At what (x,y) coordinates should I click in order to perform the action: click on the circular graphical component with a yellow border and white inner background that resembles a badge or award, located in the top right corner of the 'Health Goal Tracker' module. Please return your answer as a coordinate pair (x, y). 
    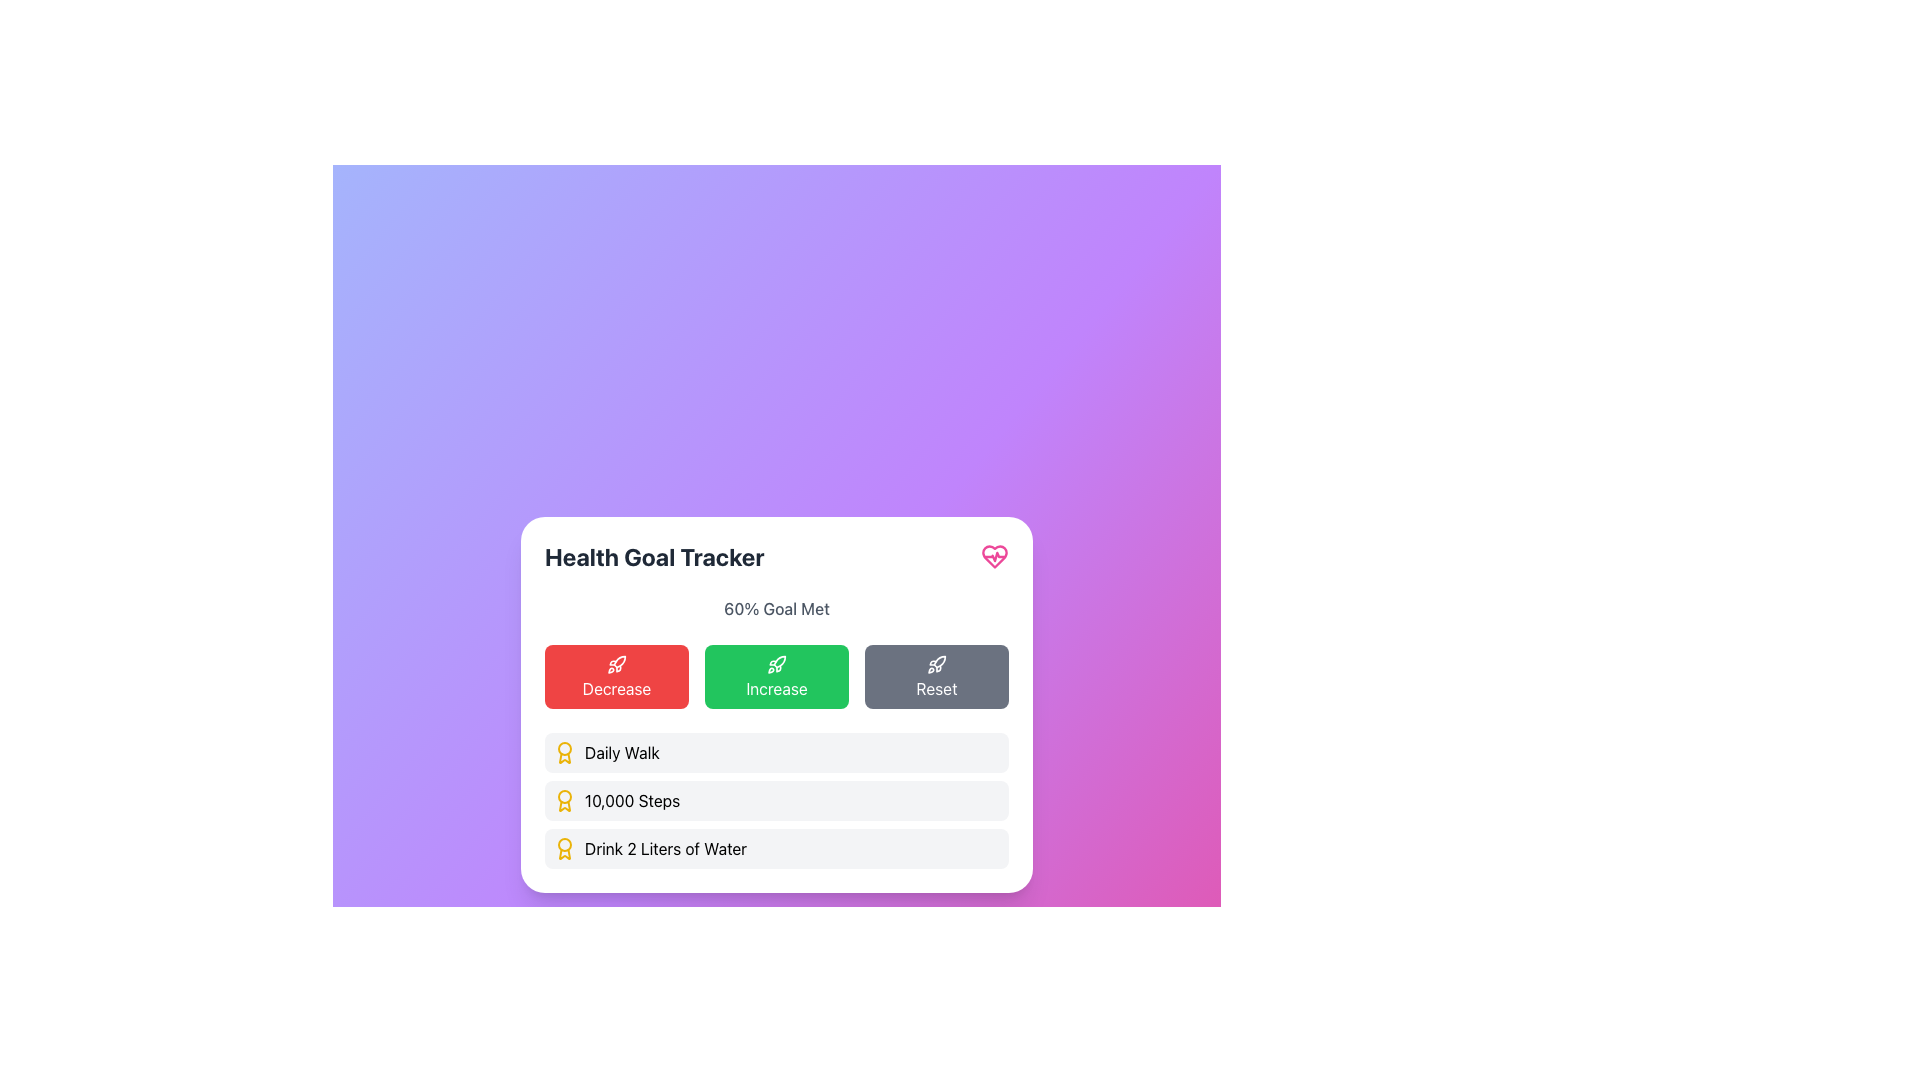
    Looking at the image, I should click on (564, 748).